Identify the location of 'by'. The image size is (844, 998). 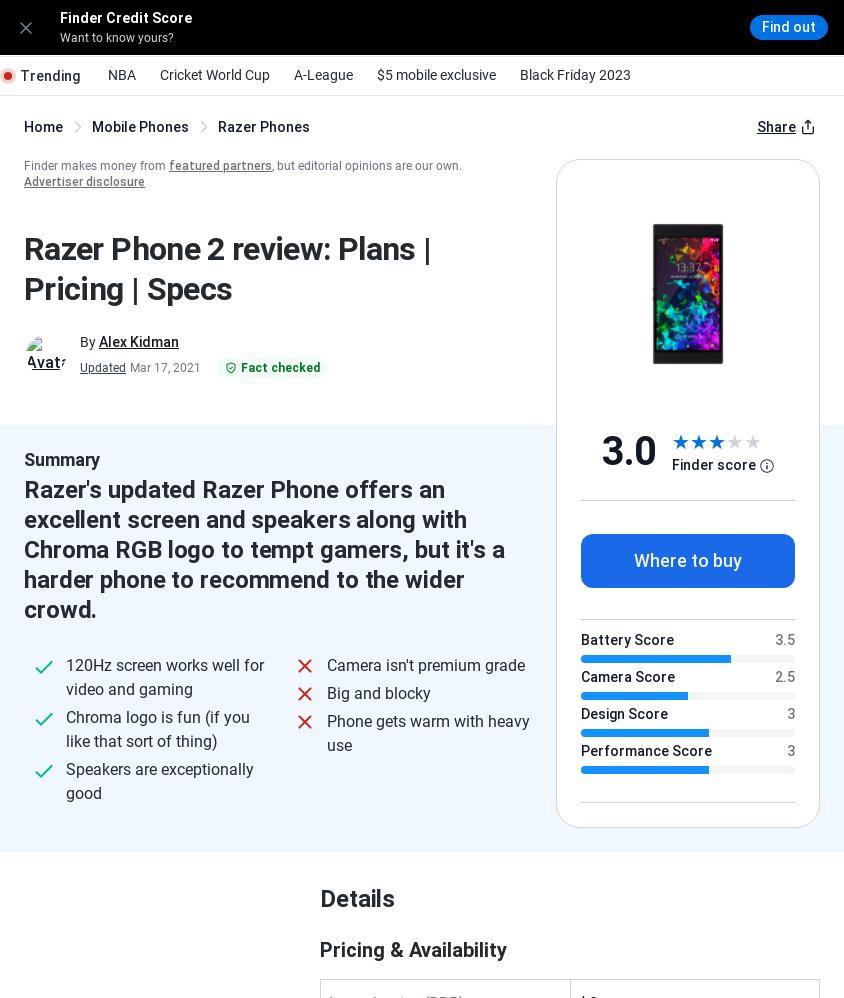
(409, 346).